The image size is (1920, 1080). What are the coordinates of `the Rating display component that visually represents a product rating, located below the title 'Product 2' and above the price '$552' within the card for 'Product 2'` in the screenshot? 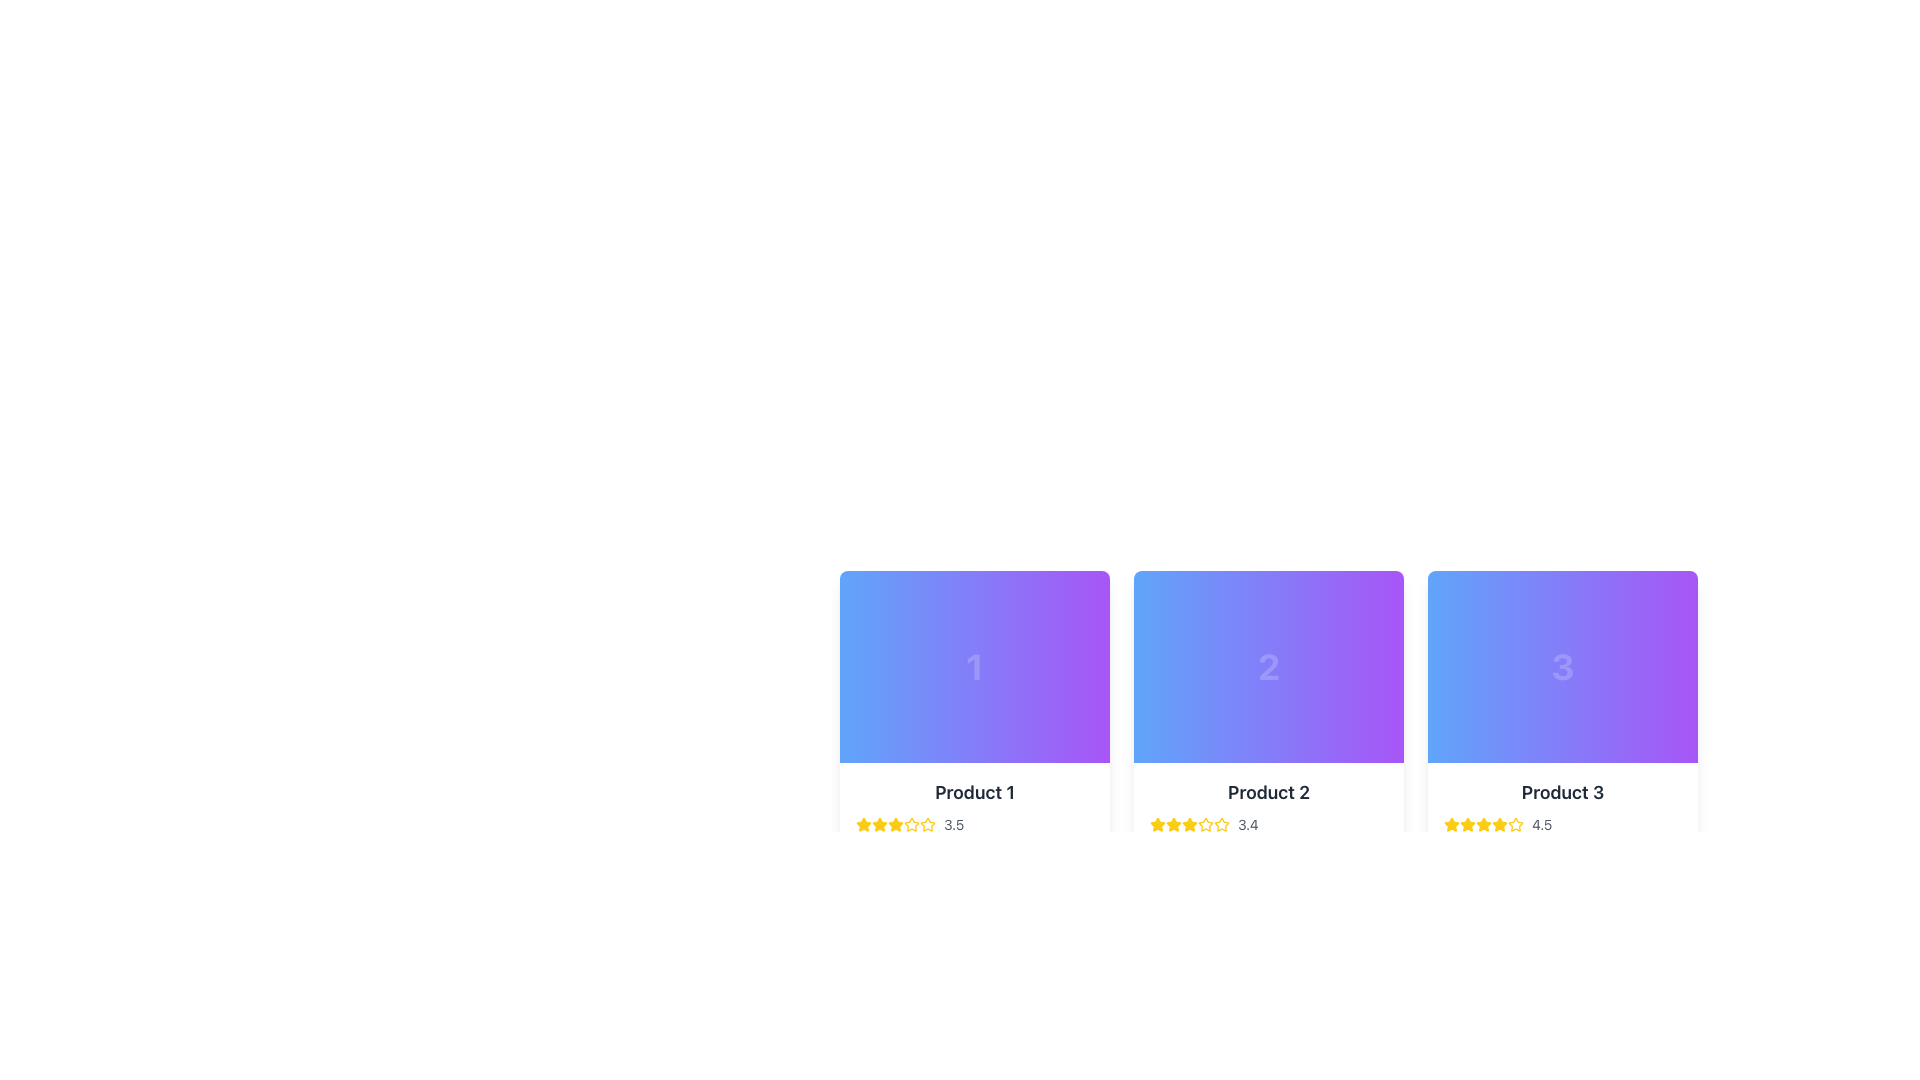 It's located at (1267, 825).